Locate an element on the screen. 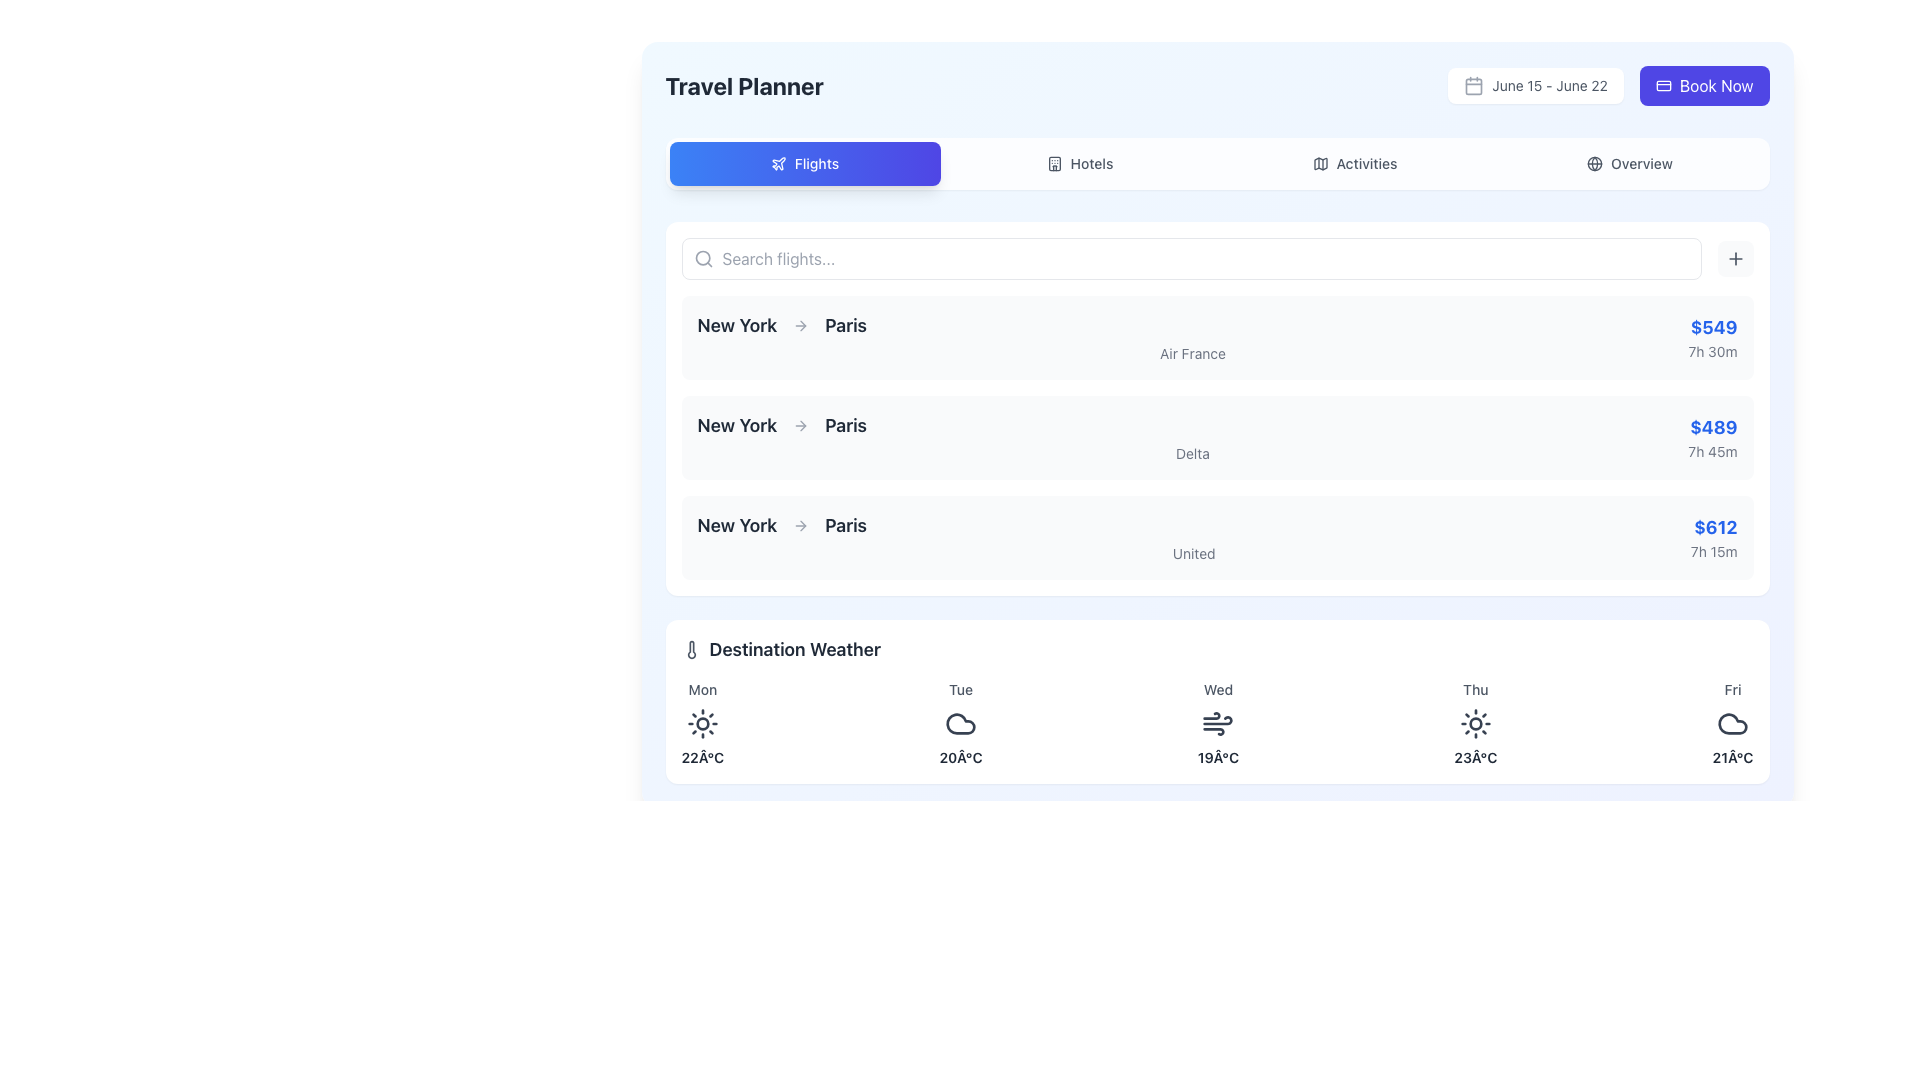 The height and width of the screenshot is (1080, 1920). the area around the cost text element for the Delta flight option is located at coordinates (1712, 427).